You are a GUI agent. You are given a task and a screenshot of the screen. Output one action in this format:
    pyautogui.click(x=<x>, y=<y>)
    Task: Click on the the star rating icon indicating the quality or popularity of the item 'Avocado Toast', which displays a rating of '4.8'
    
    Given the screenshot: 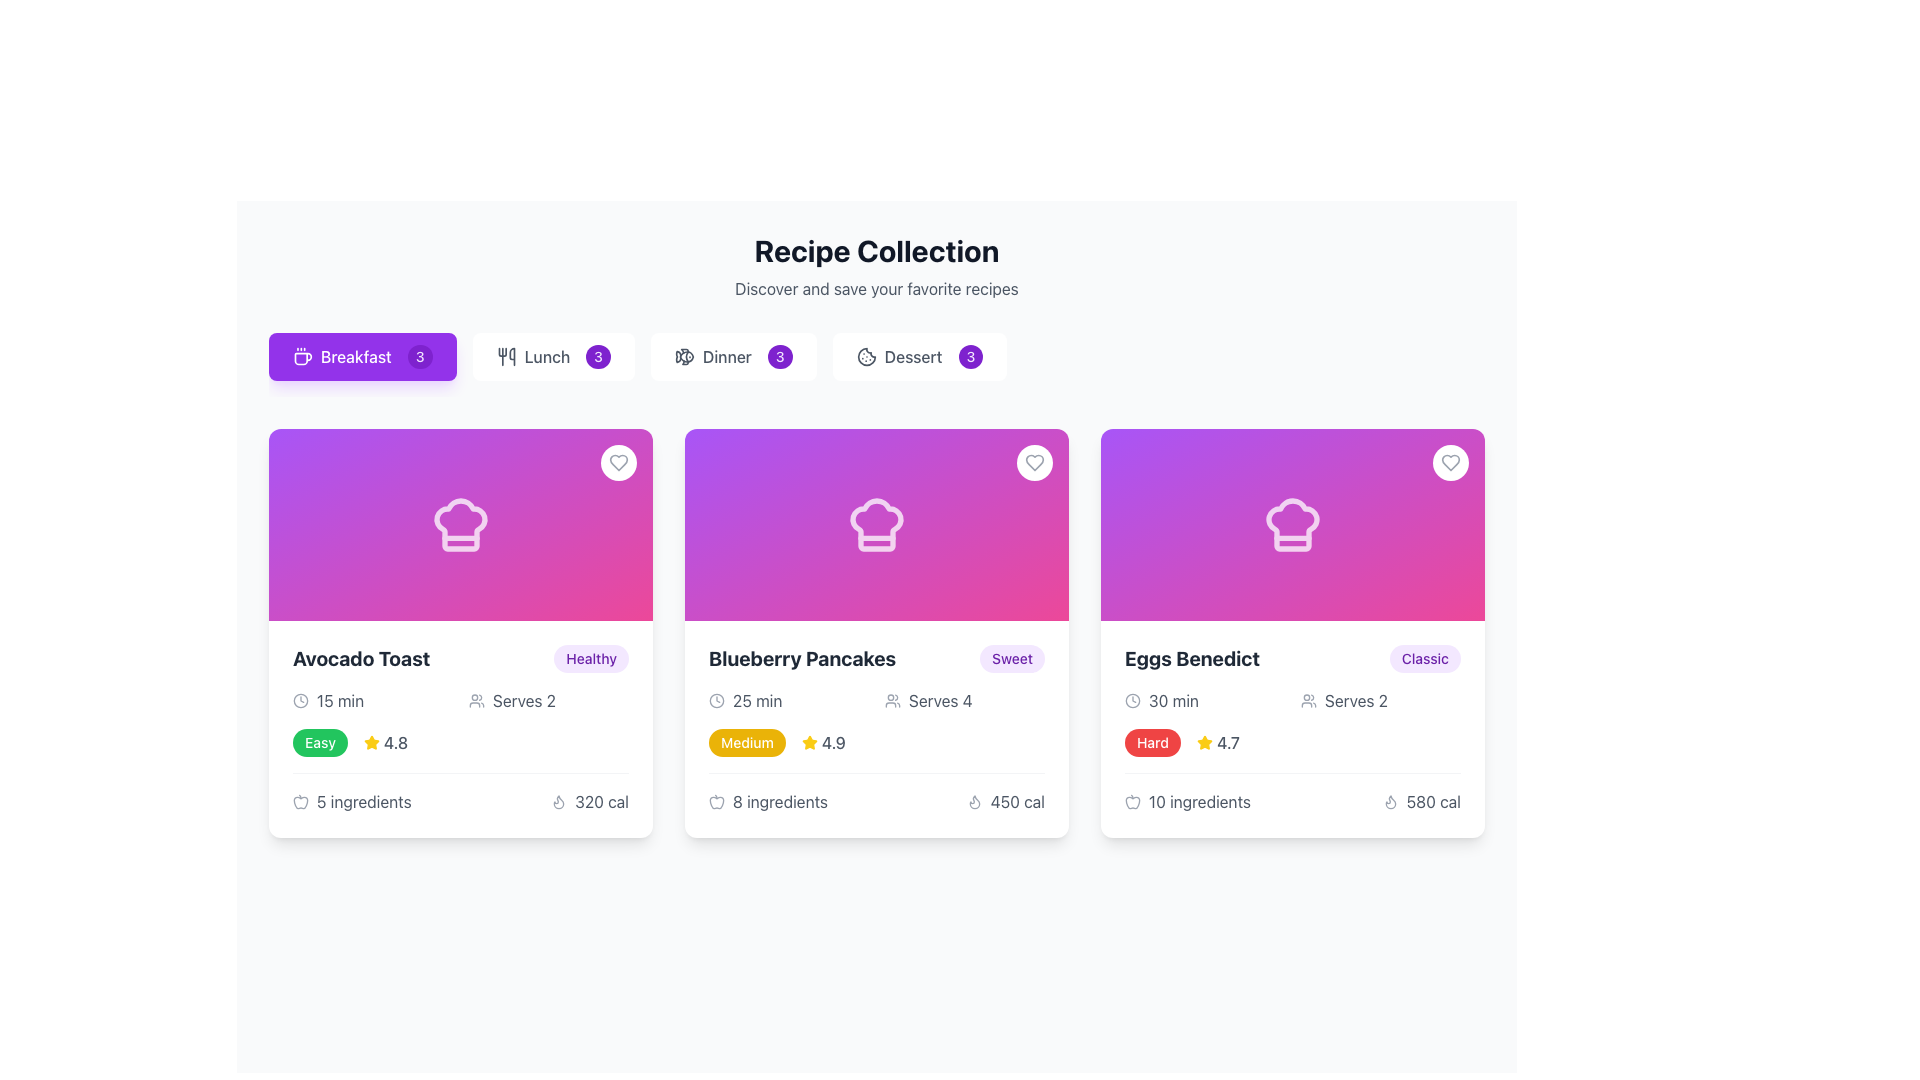 What is the action you would take?
    pyautogui.click(x=371, y=743)
    